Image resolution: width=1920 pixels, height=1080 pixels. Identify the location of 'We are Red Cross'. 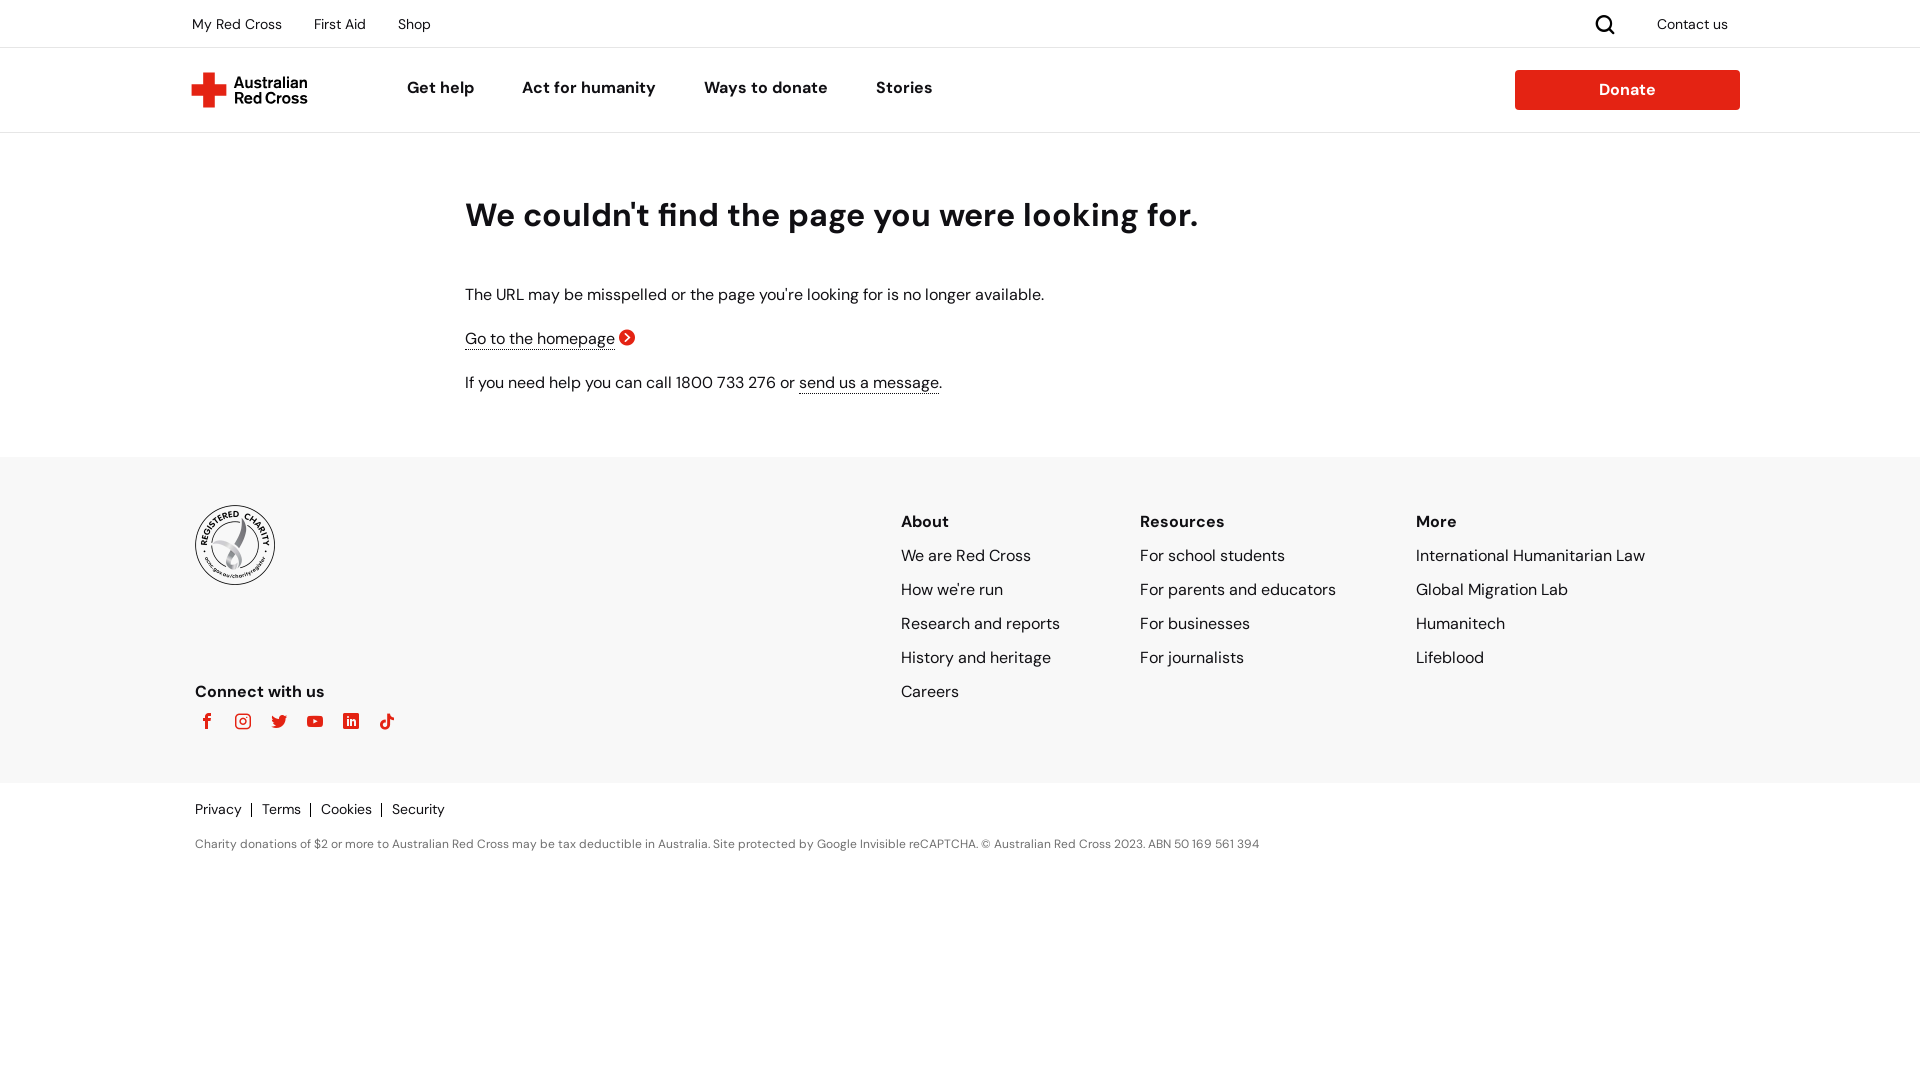
(965, 555).